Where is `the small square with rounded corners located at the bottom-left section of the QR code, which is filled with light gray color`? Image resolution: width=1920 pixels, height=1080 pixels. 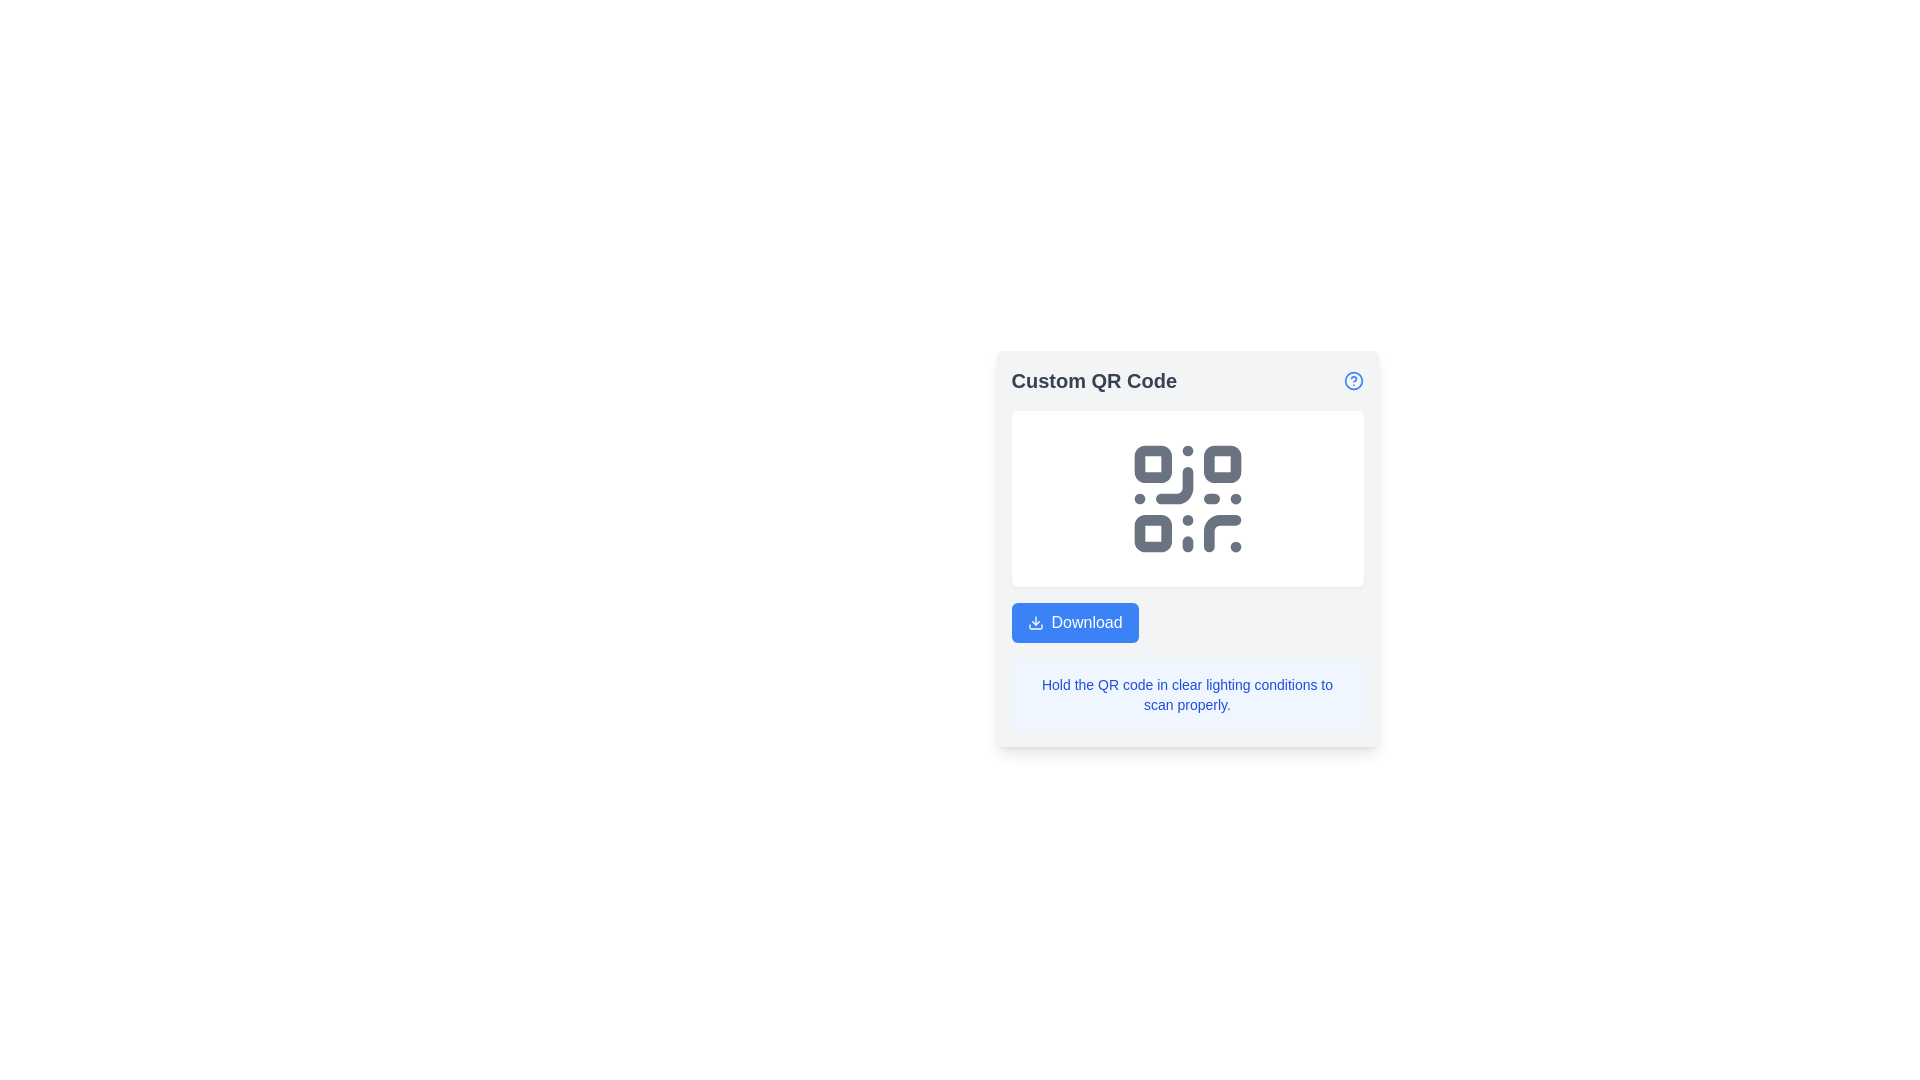 the small square with rounded corners located at the bottom-left section of the QR code, which is filled with light gray color is located at coordinates (1152, 532).